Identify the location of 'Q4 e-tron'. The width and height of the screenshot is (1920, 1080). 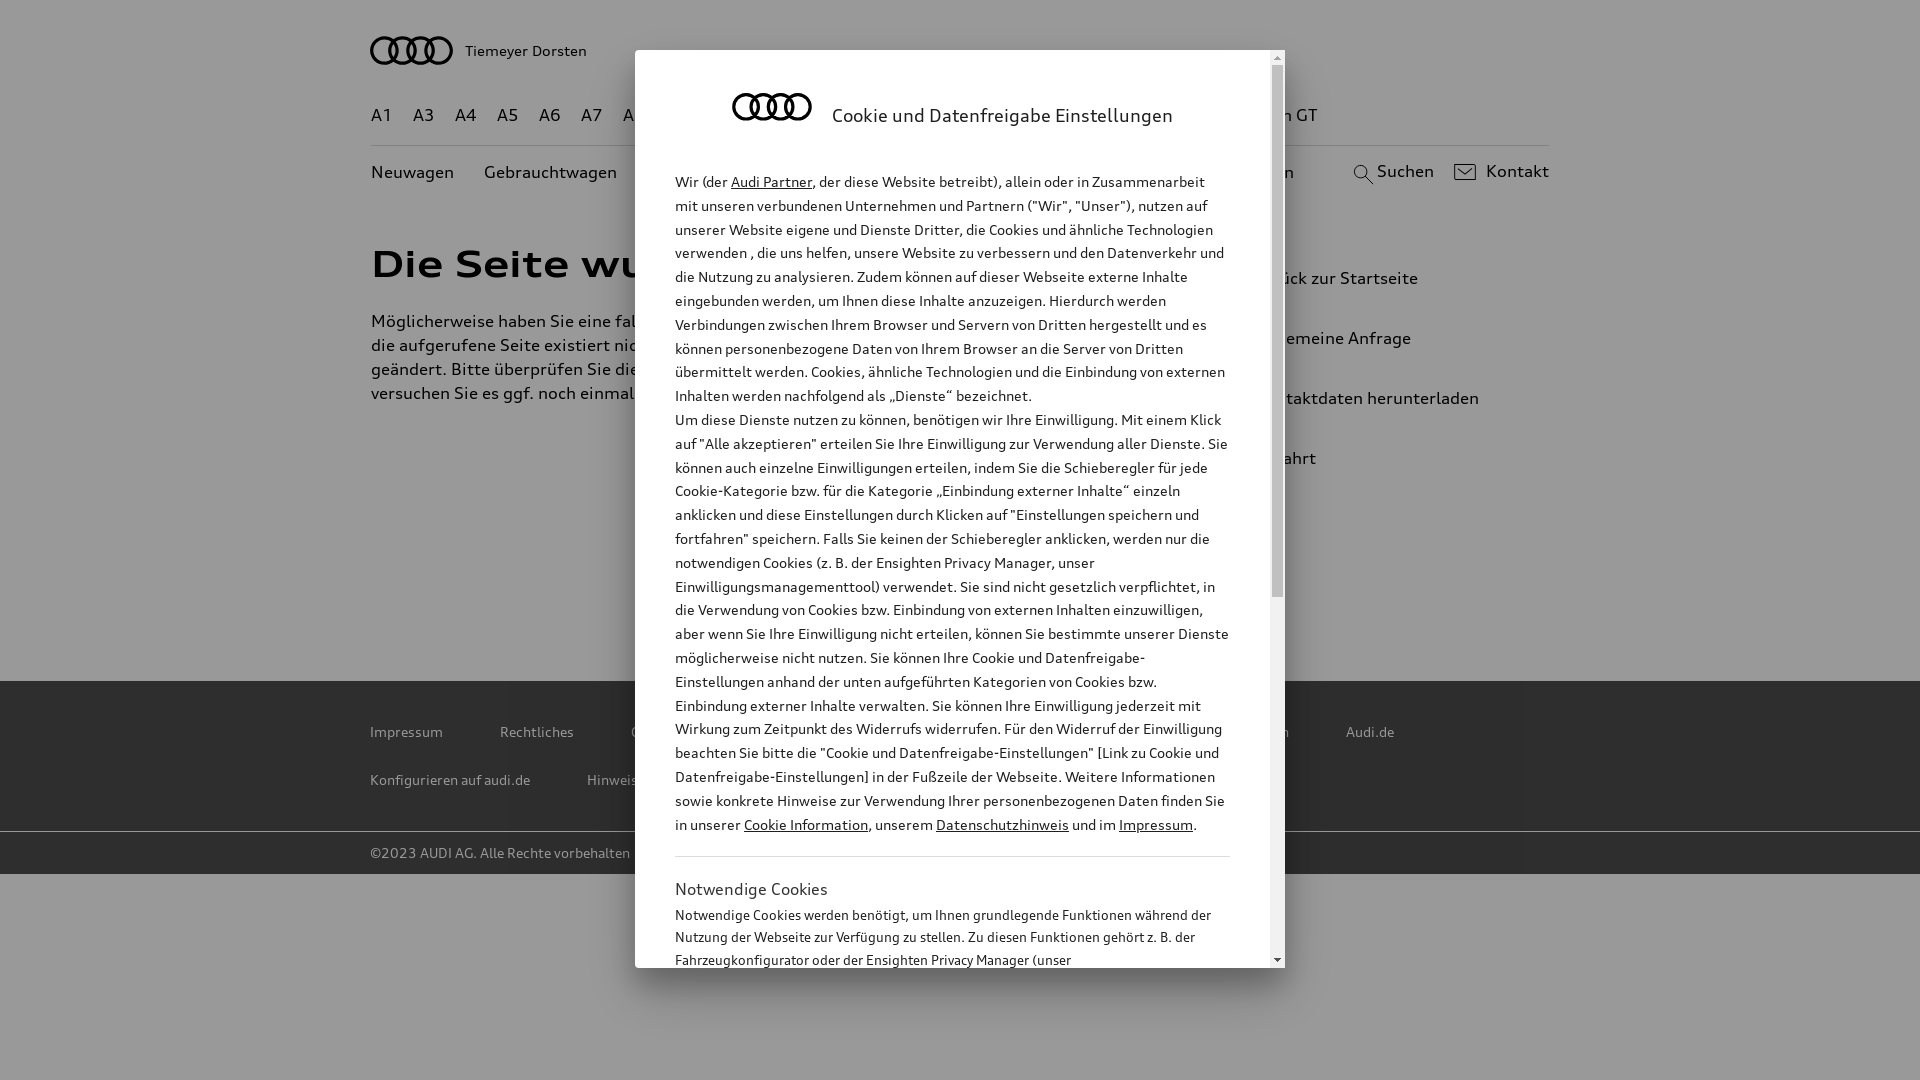
(787, 115).